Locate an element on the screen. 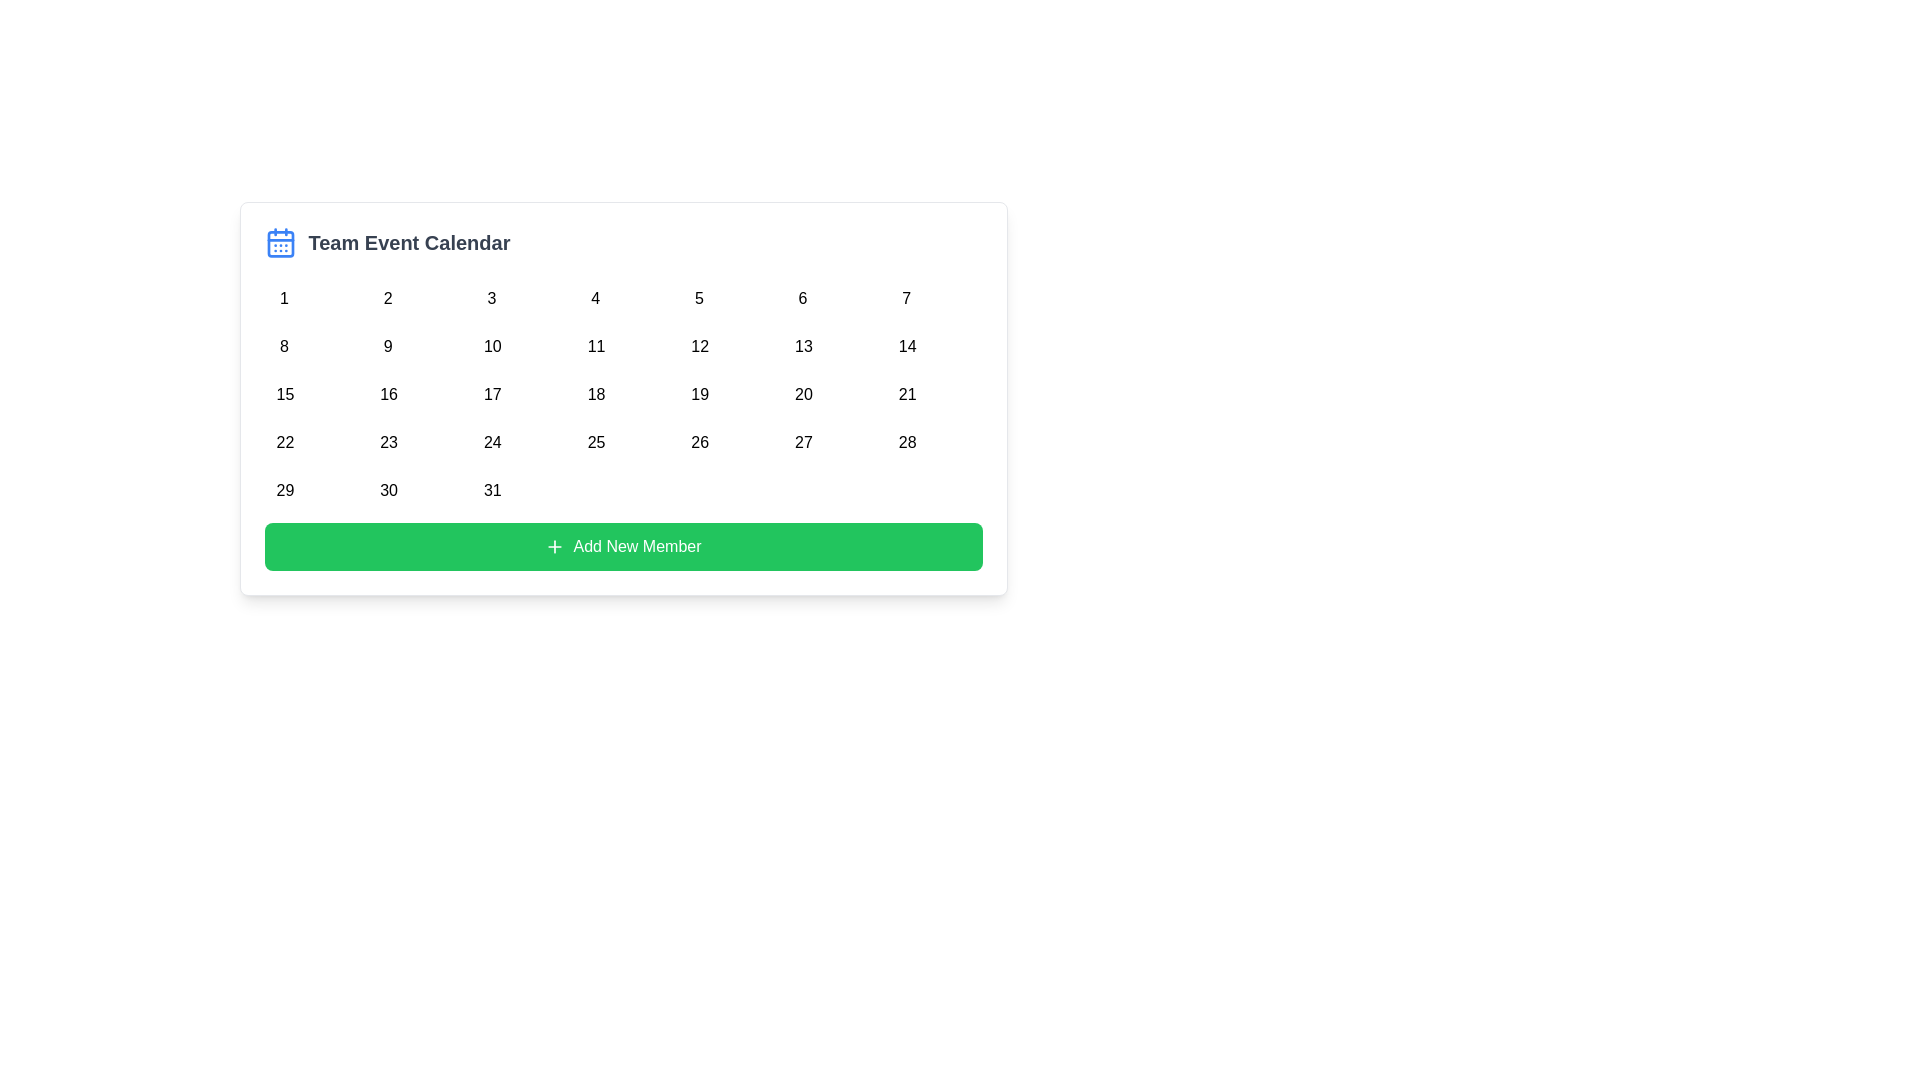  the button located in the first row and fifth column of the grid within the 'Team Event Calendar' is located at coordinates (699, 294).